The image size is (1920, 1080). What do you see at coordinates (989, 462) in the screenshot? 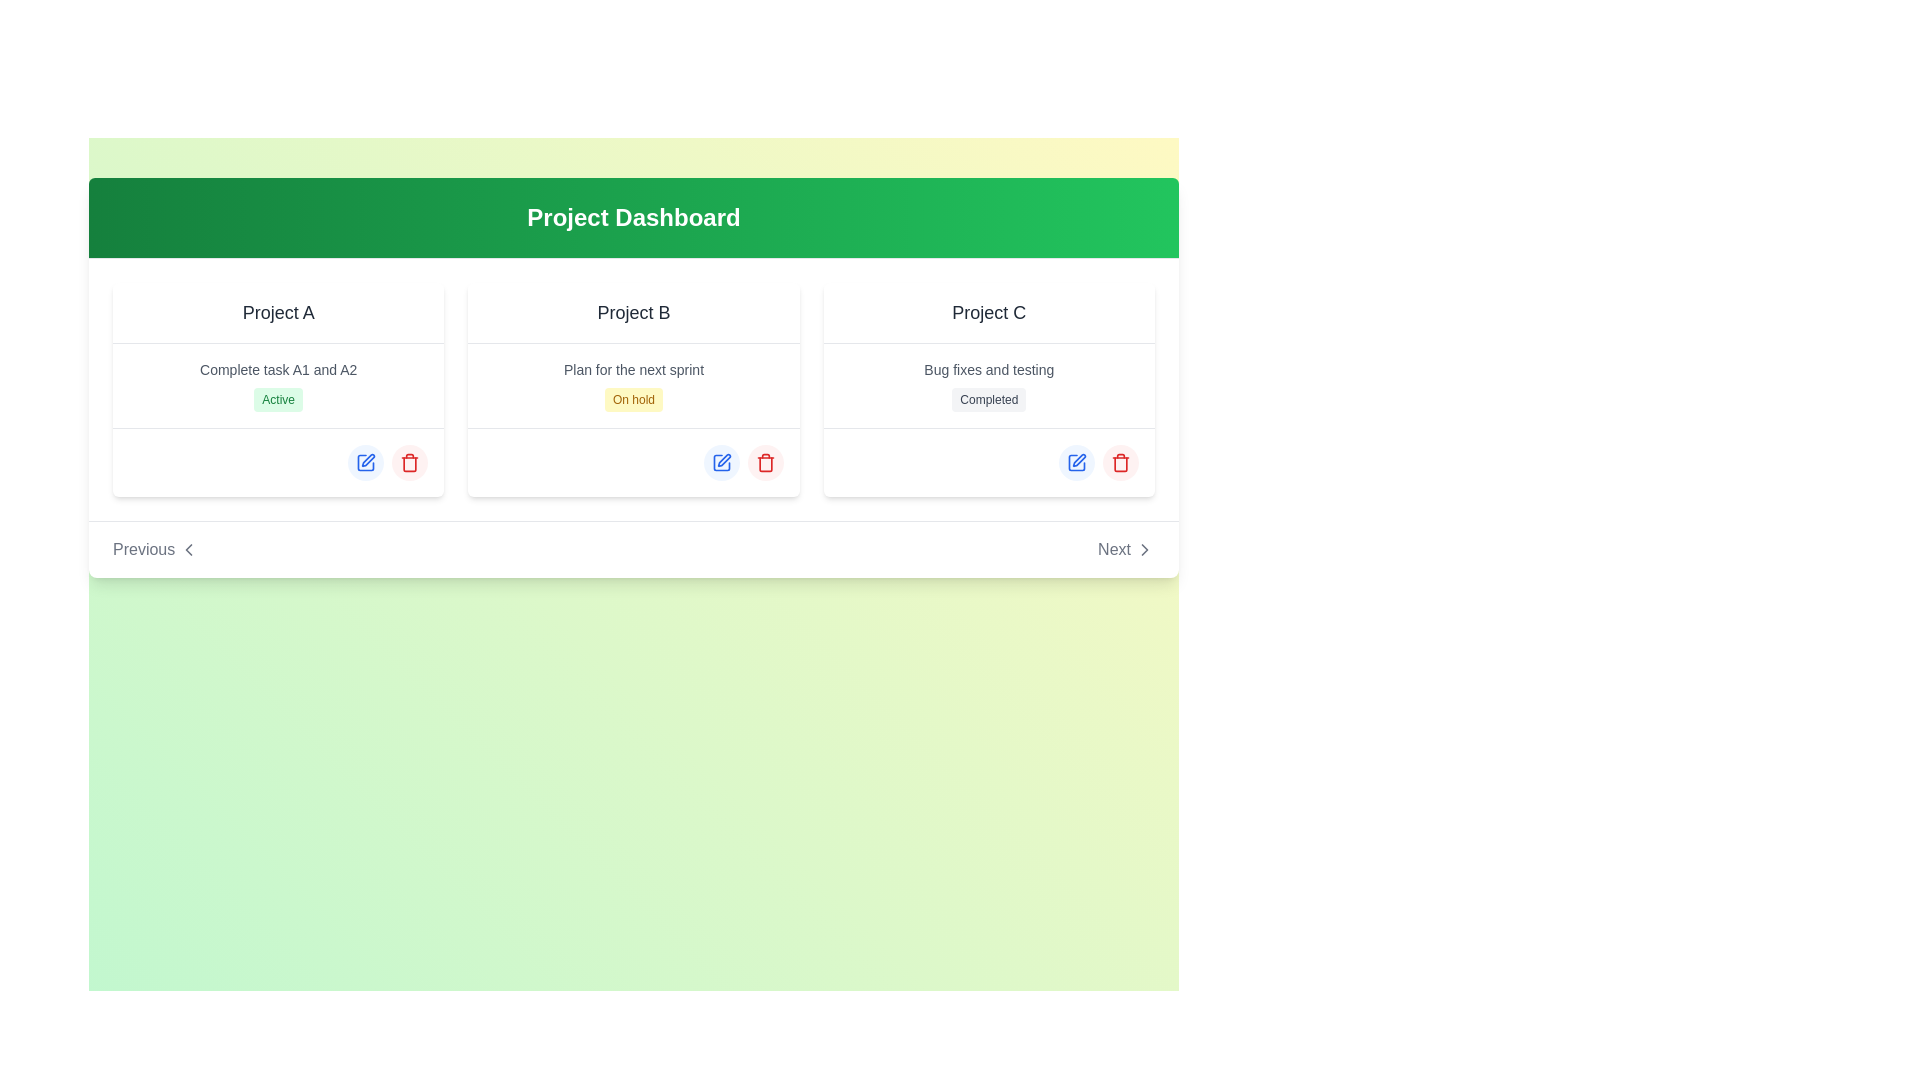
I see `the Action Panel located at the bottom of the 'Project C' card in the 'Project Dashboard'` at bounding box center [989, 462].